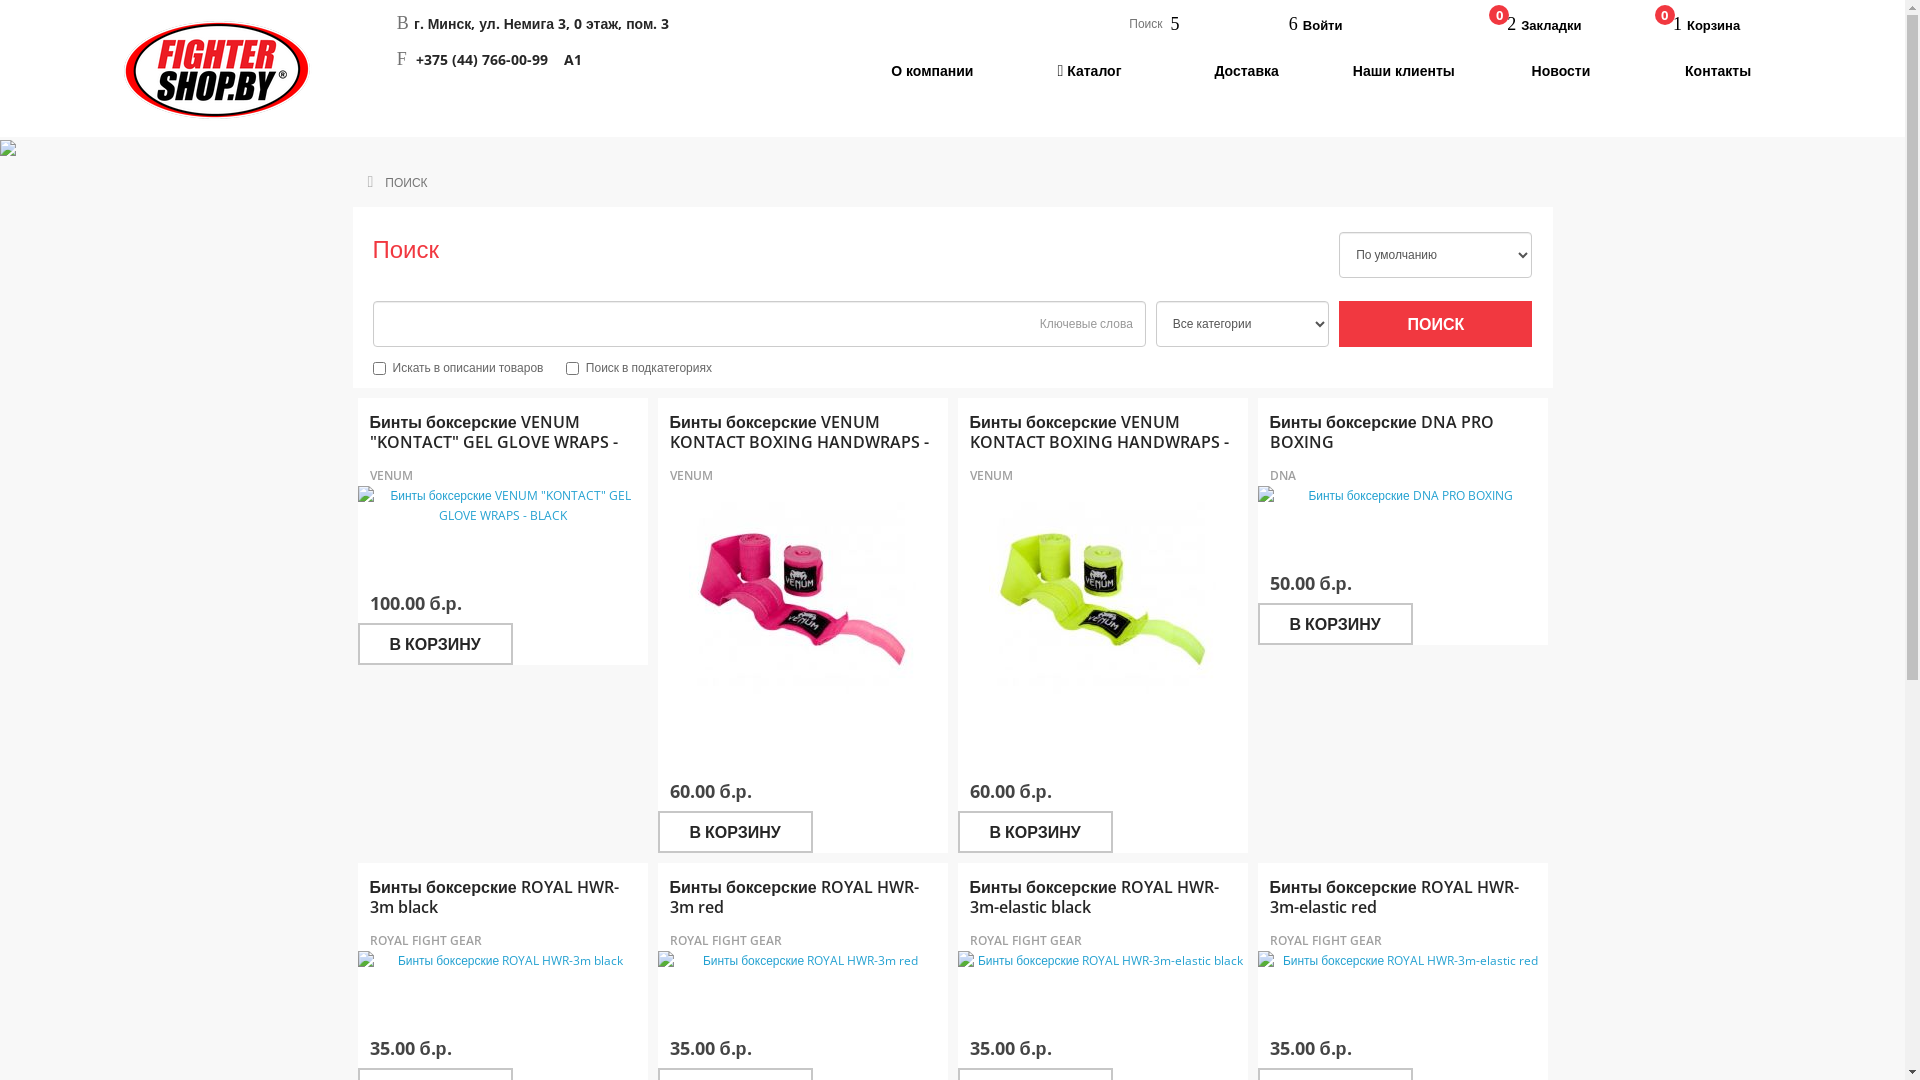 This screenshot has height=1080, width=1920. Describe the element at coordinates (115, 68) in the screenshot. I see `'FIGHTERSHOP'` at that location.